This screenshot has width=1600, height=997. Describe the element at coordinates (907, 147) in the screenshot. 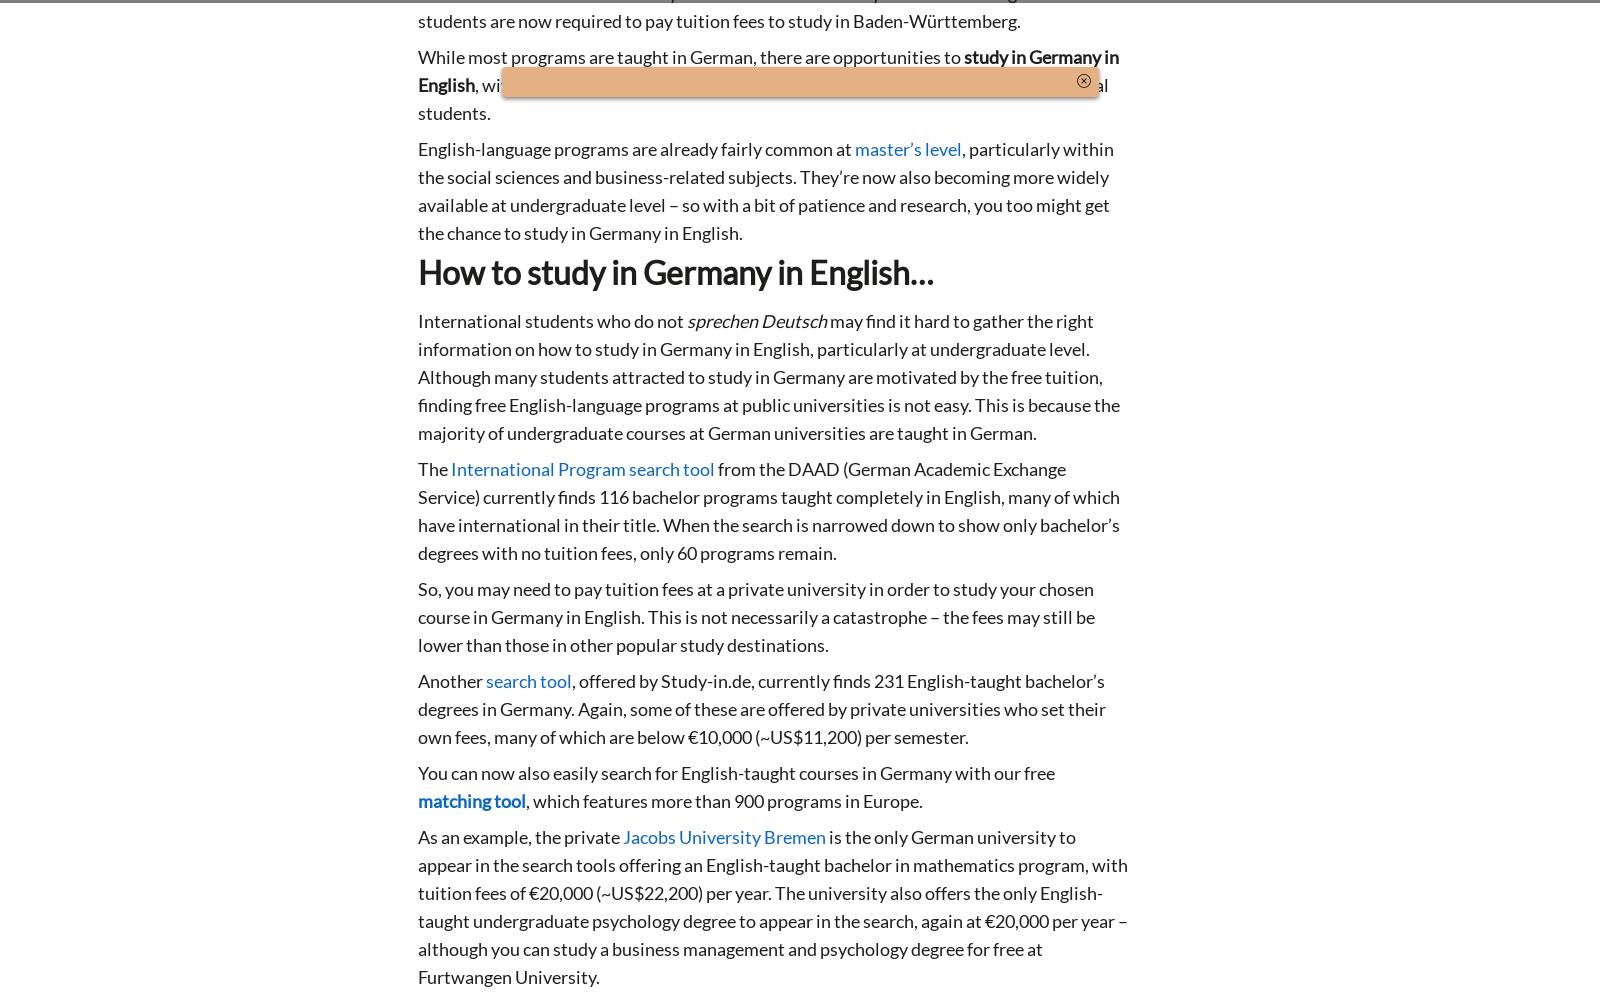

I see `'master’s level'` at that location.